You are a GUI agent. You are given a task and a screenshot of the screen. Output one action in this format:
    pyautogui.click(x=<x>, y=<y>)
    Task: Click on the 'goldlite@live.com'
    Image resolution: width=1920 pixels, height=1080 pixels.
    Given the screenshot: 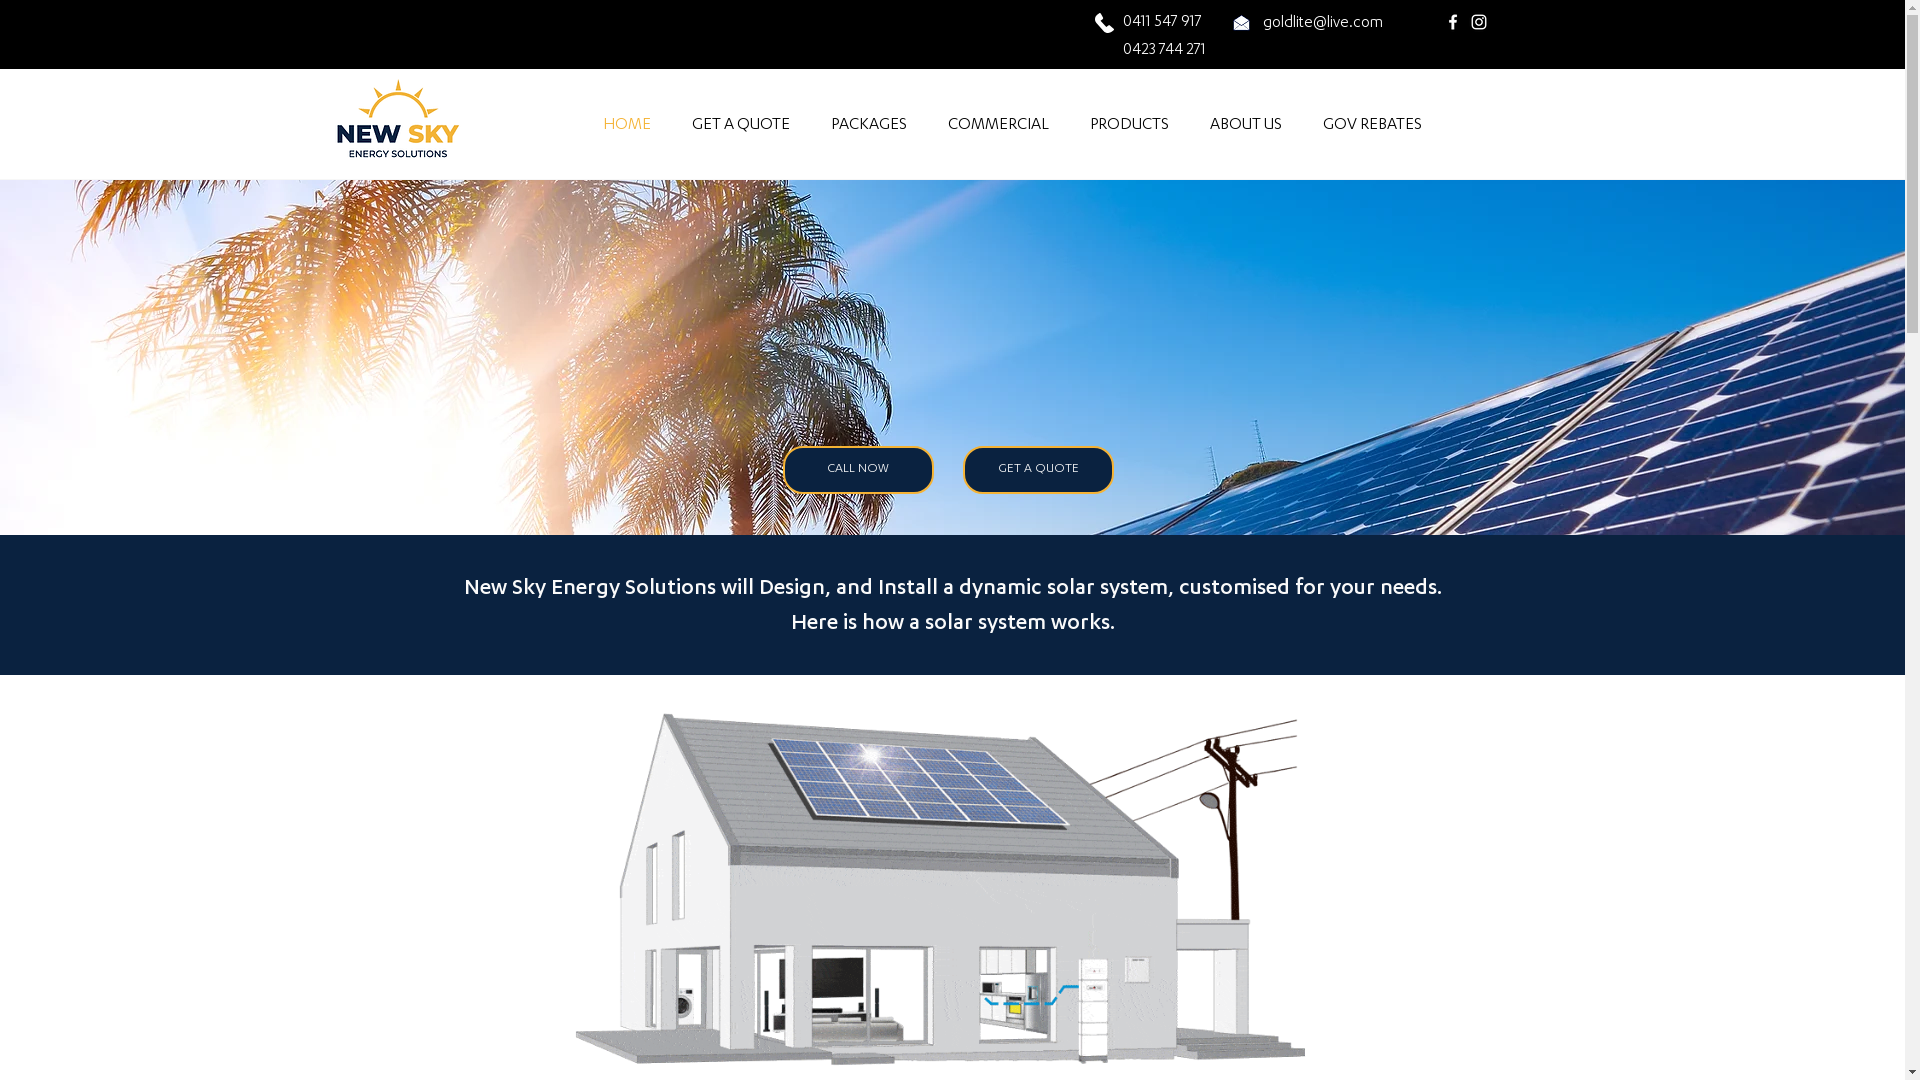 What is the action you would take?
    pyautogui.click(x=1321, y=23)
    